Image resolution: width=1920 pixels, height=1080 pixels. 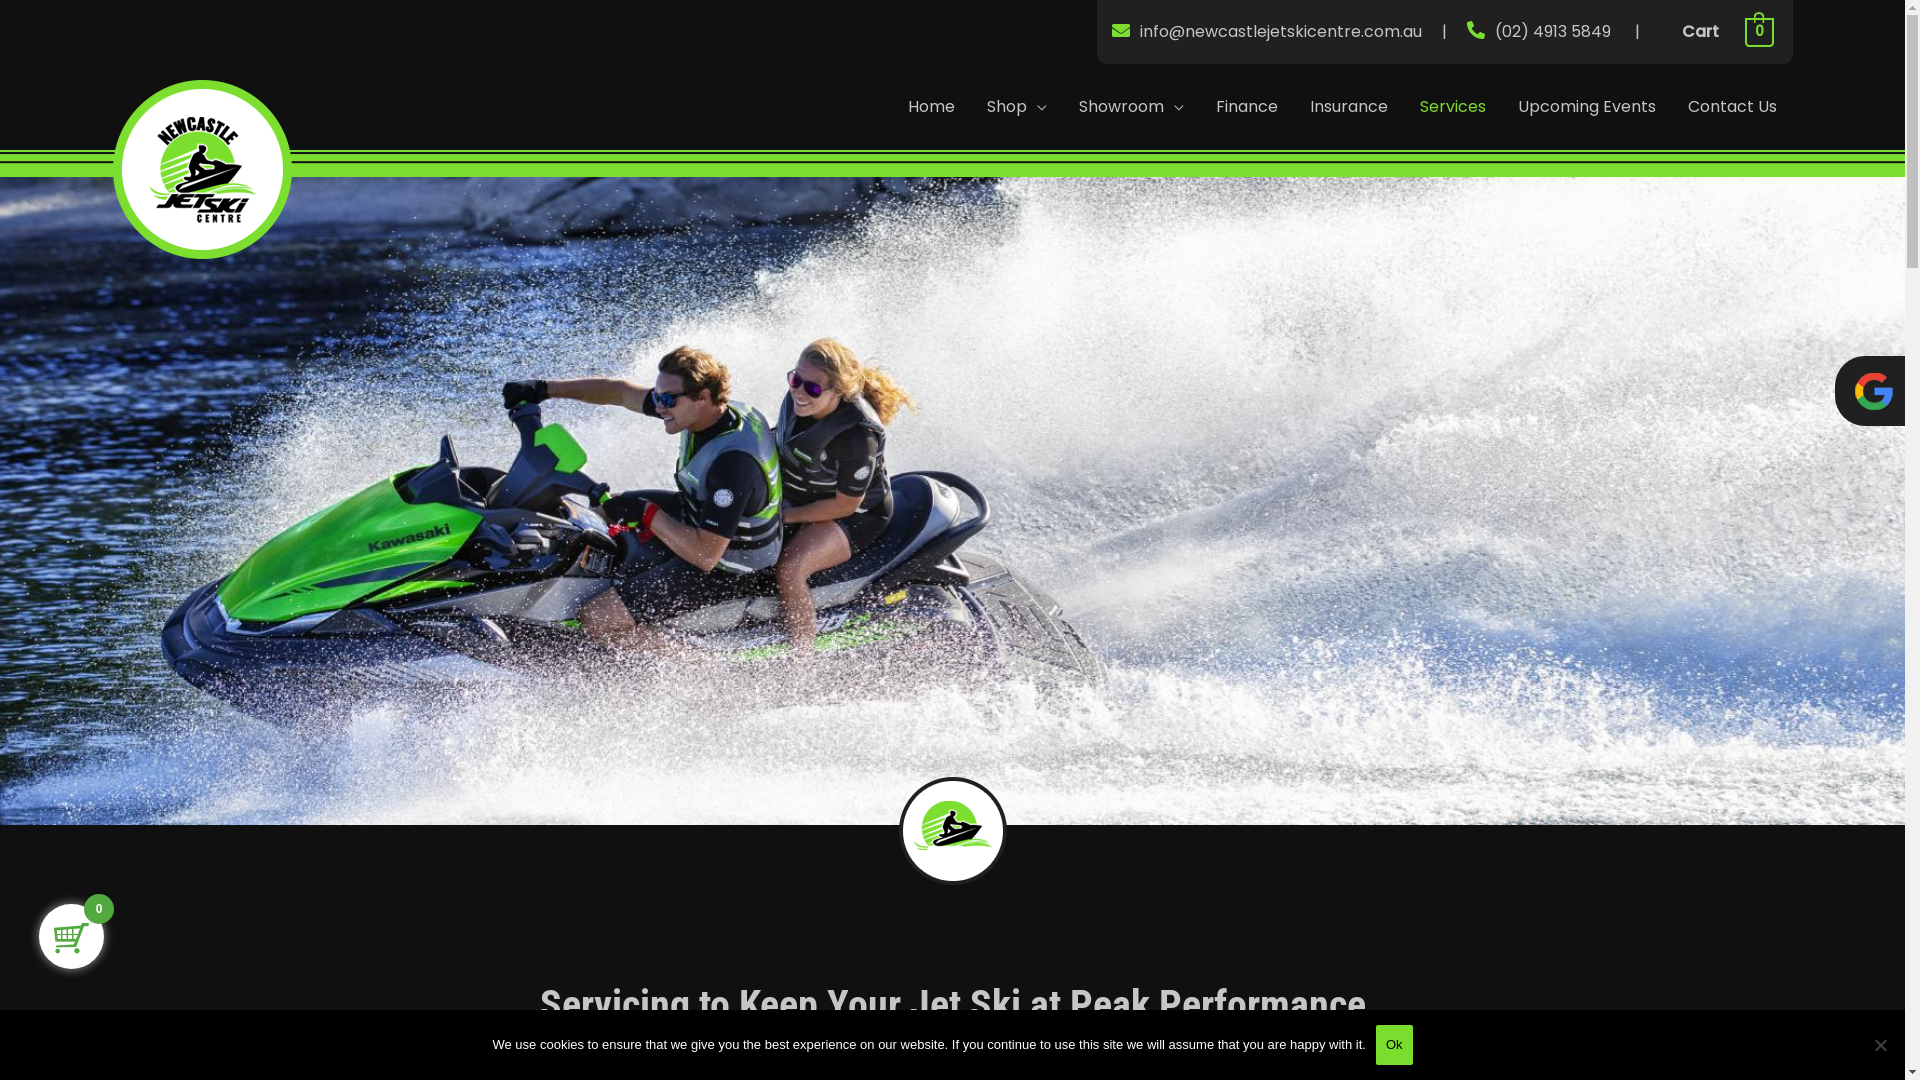 I want to click on '(02) 4913 5849', so click(x=1554, y=31).